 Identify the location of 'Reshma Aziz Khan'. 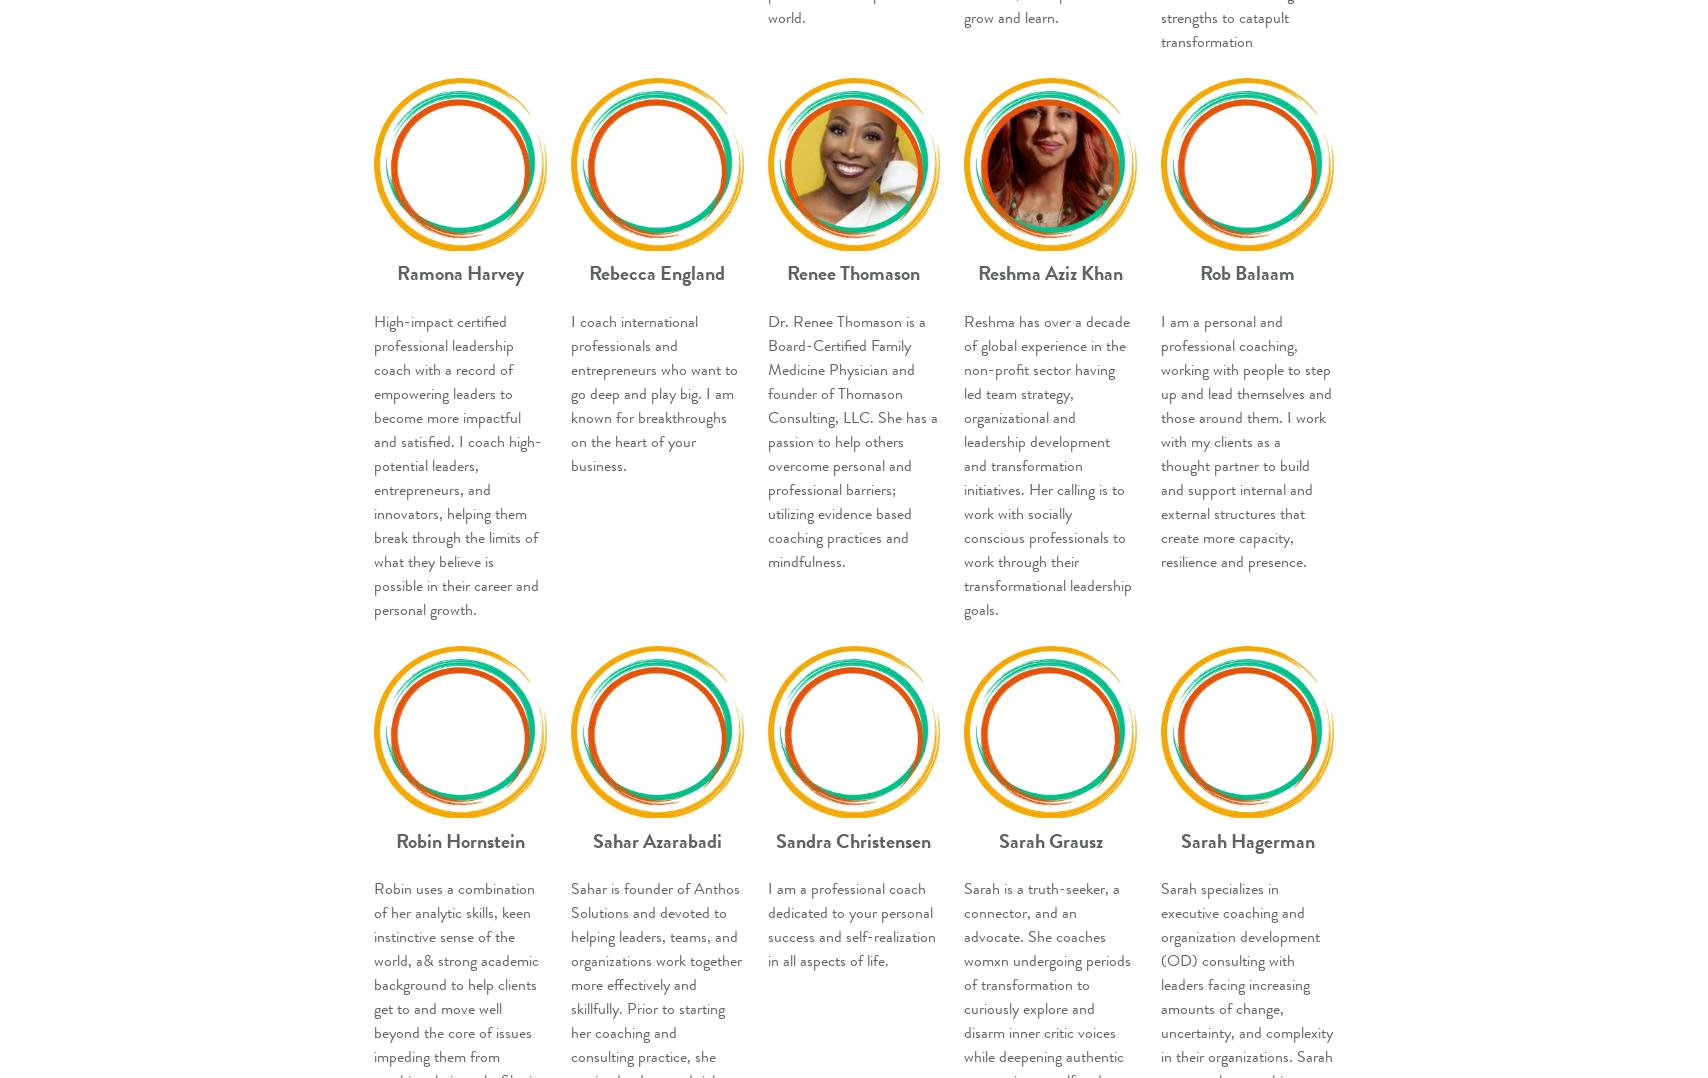
(978, 273).